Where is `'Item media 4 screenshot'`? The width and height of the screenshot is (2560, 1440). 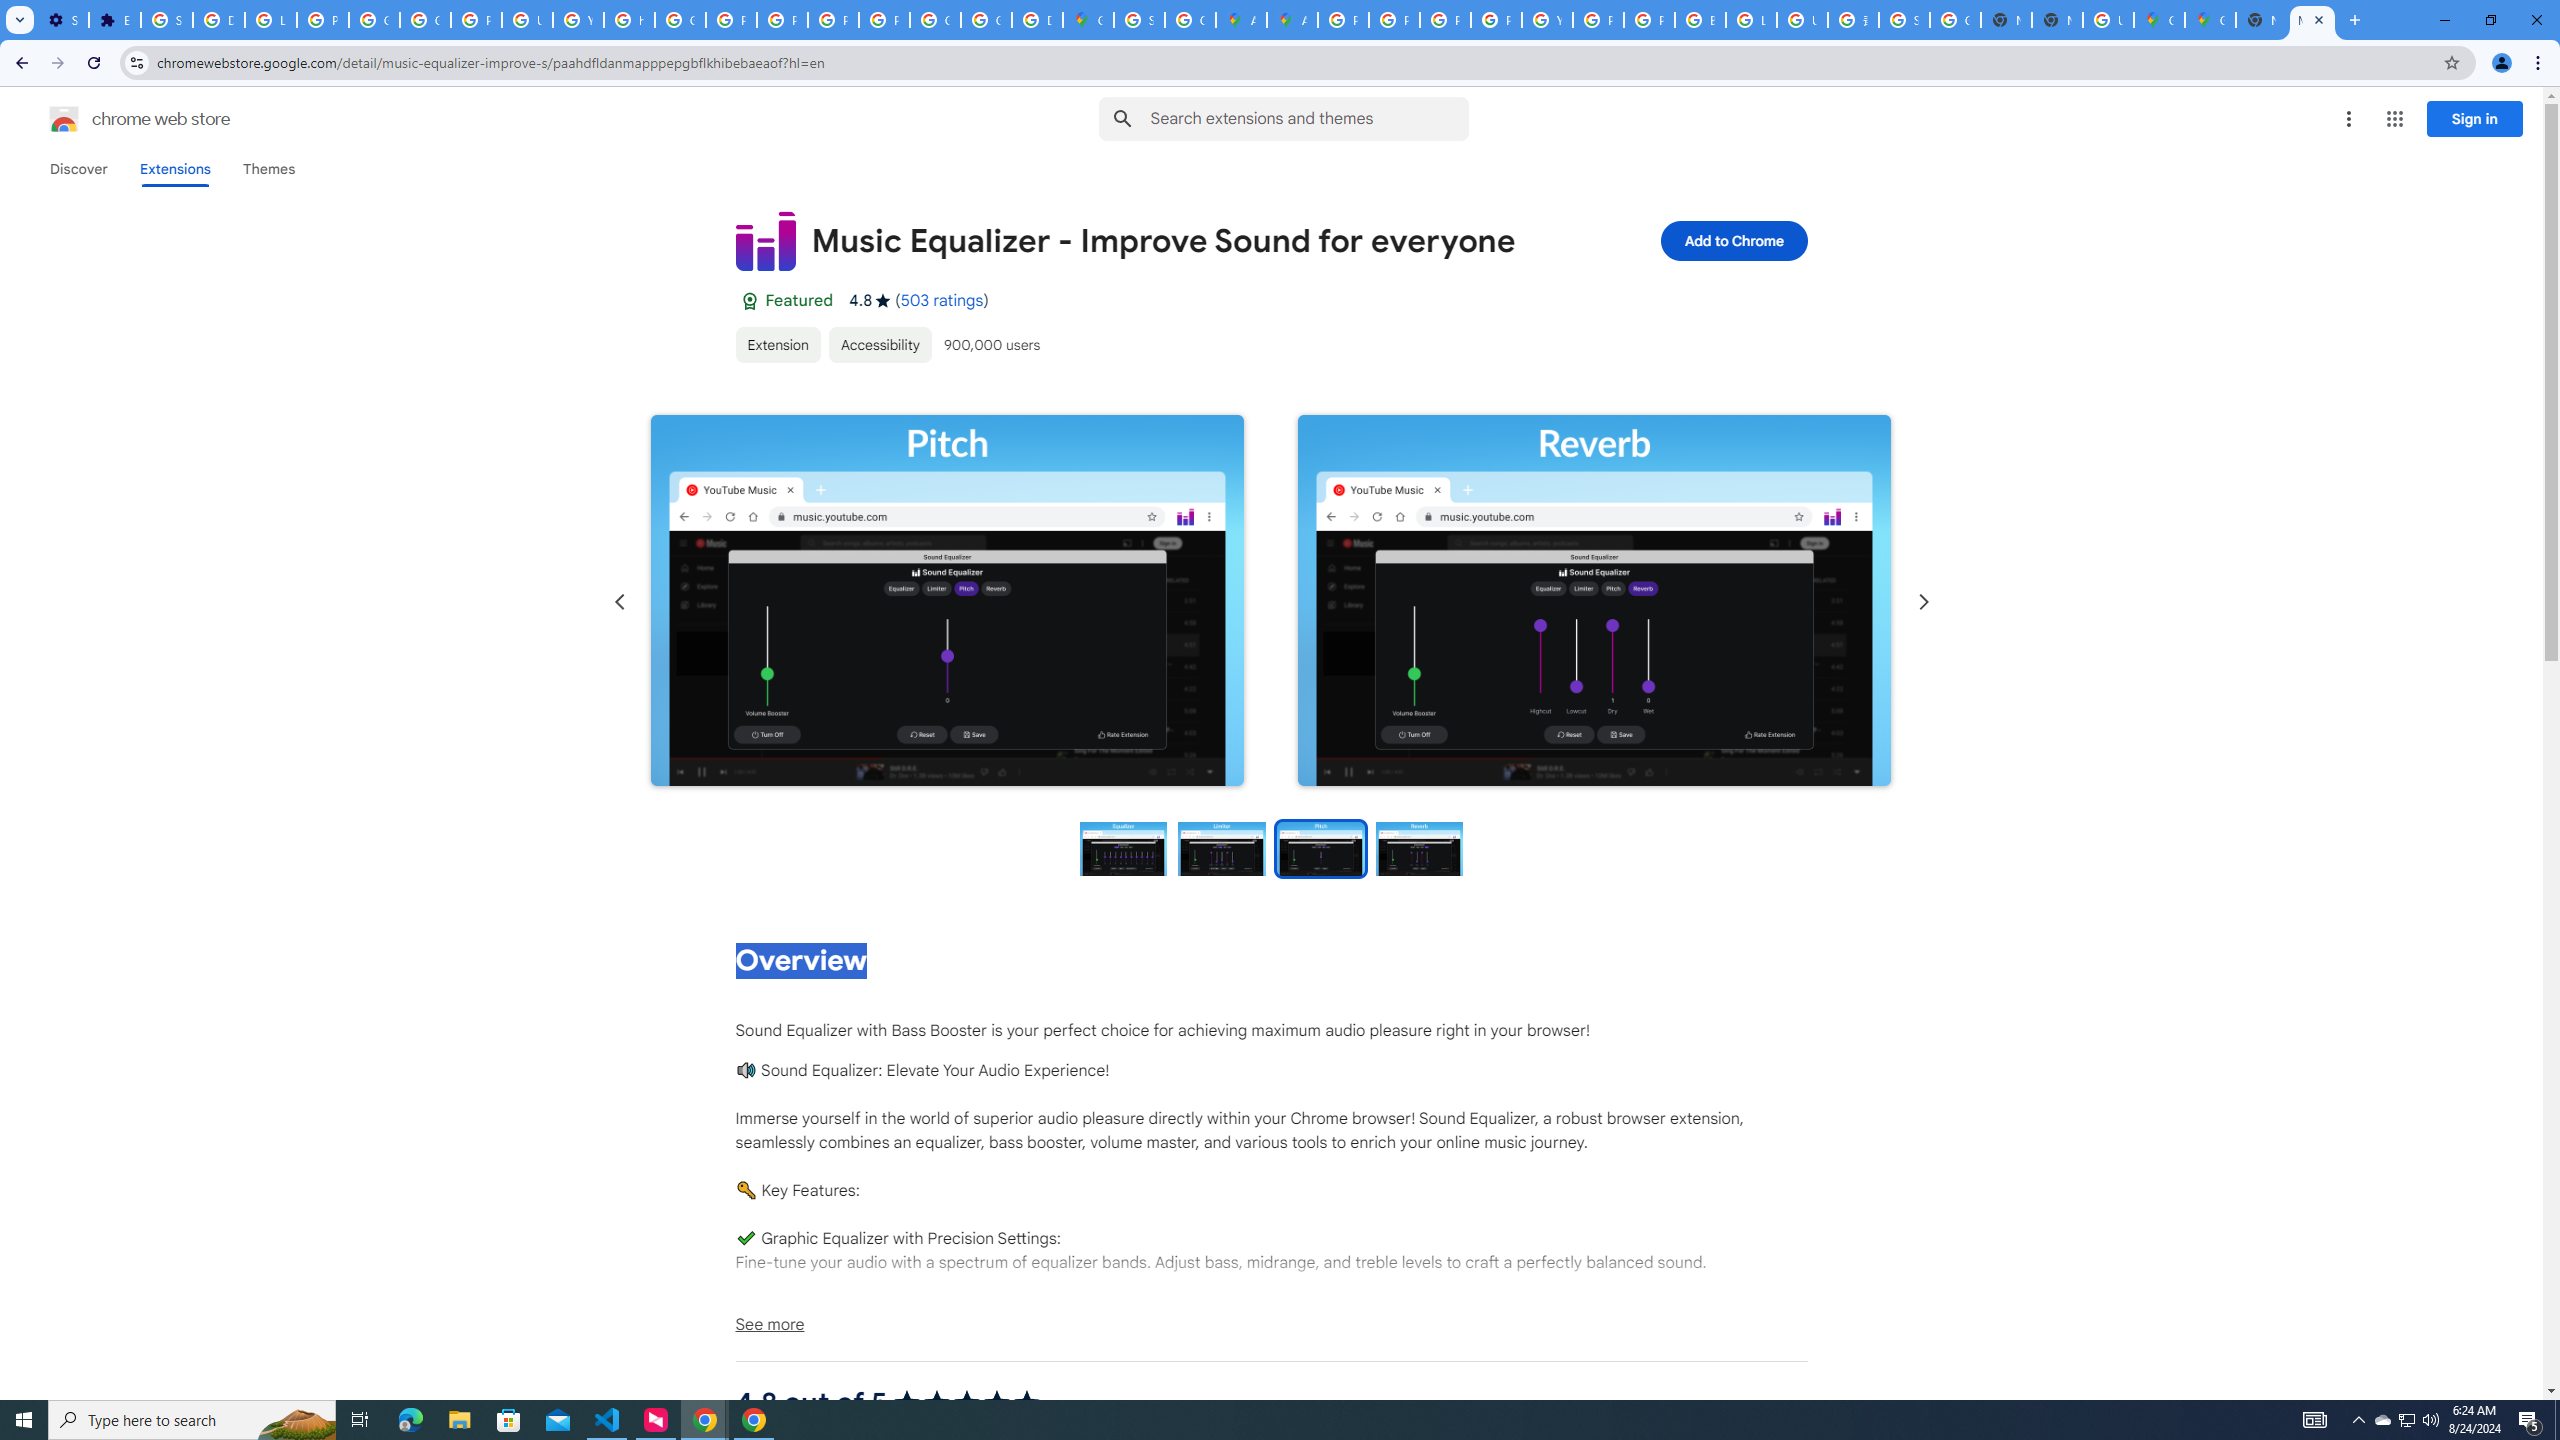 'Item media 4 screenshot' is located at coordinates (1593, 601).